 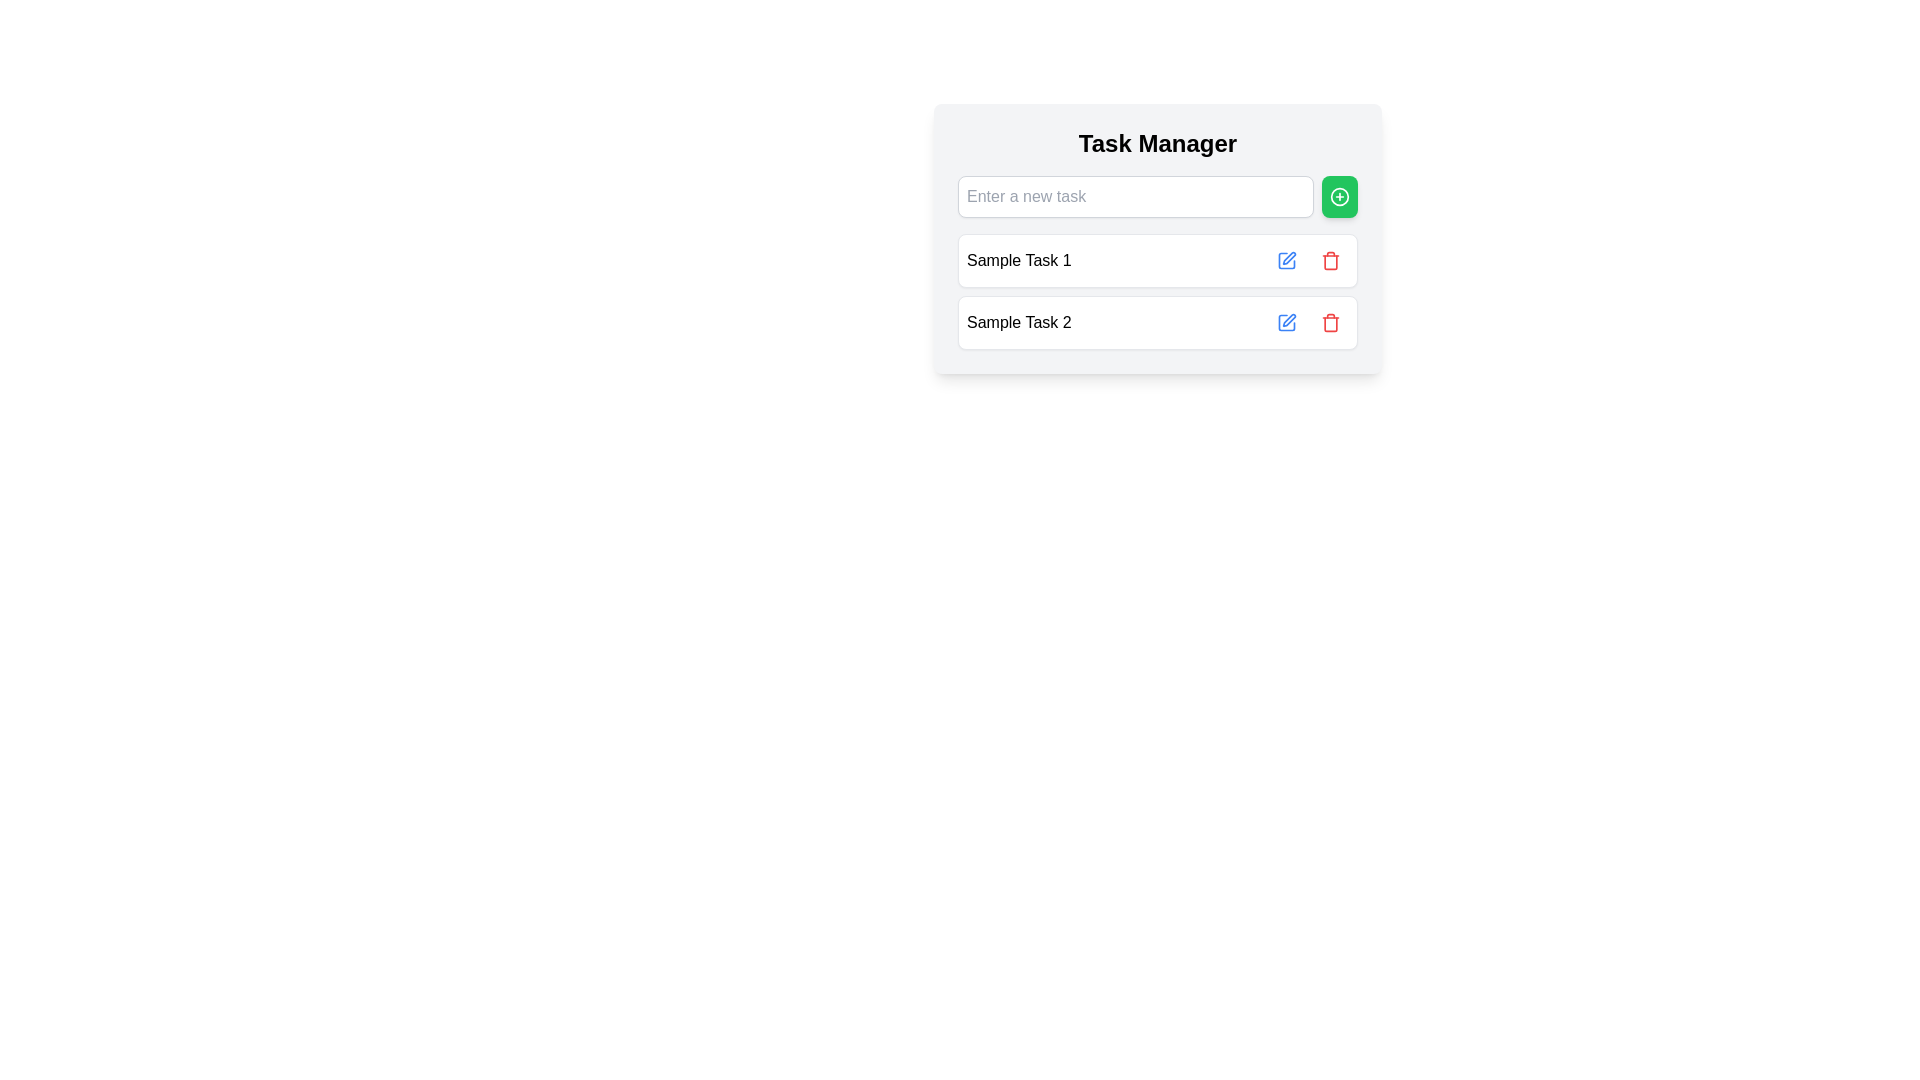 What do you see at coordinates (1286, 322) in the screenshot?
I see `the blue pen icon button located to the left of the red trash bin icon in the task list for 'Sample Task 2'` at bounding box center [1286, 322].